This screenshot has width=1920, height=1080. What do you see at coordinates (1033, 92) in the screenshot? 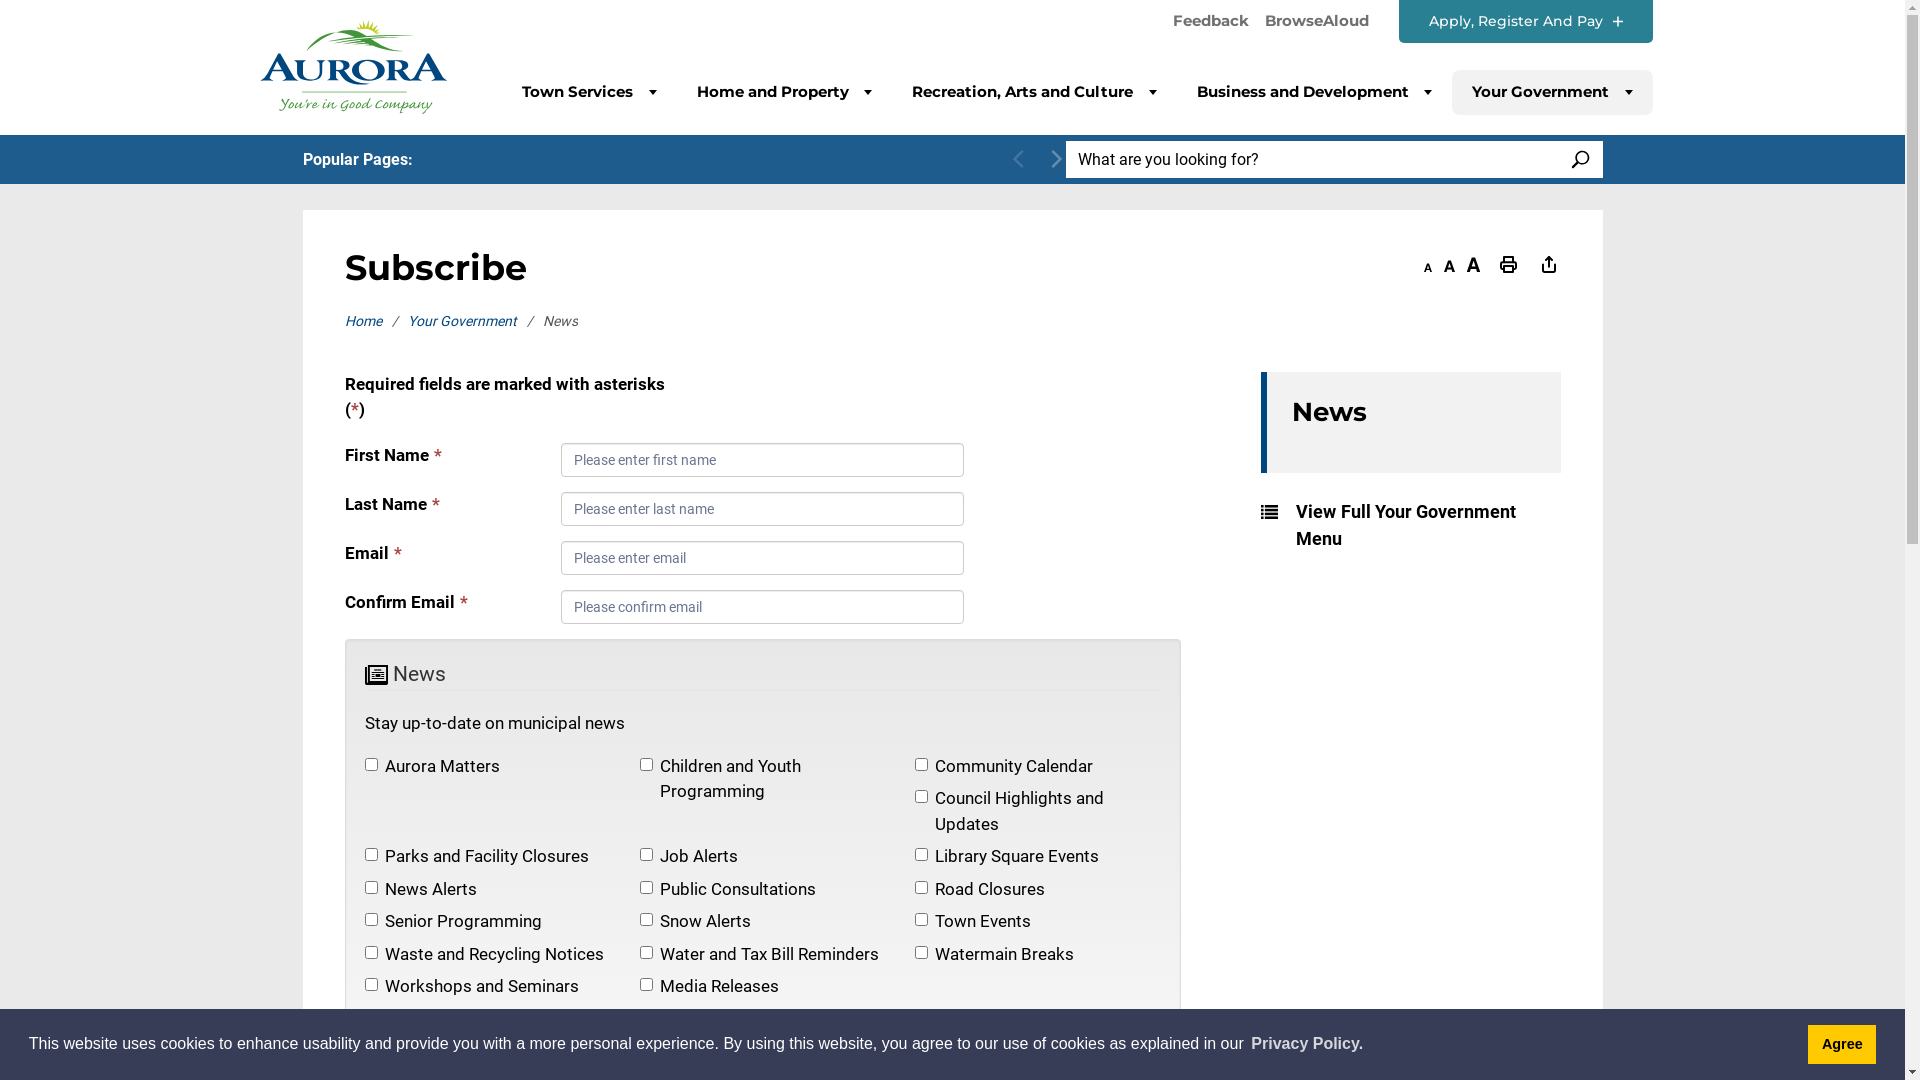
I see `'Recreation, Arts and Culture'` at bounding box center [1033, 92].